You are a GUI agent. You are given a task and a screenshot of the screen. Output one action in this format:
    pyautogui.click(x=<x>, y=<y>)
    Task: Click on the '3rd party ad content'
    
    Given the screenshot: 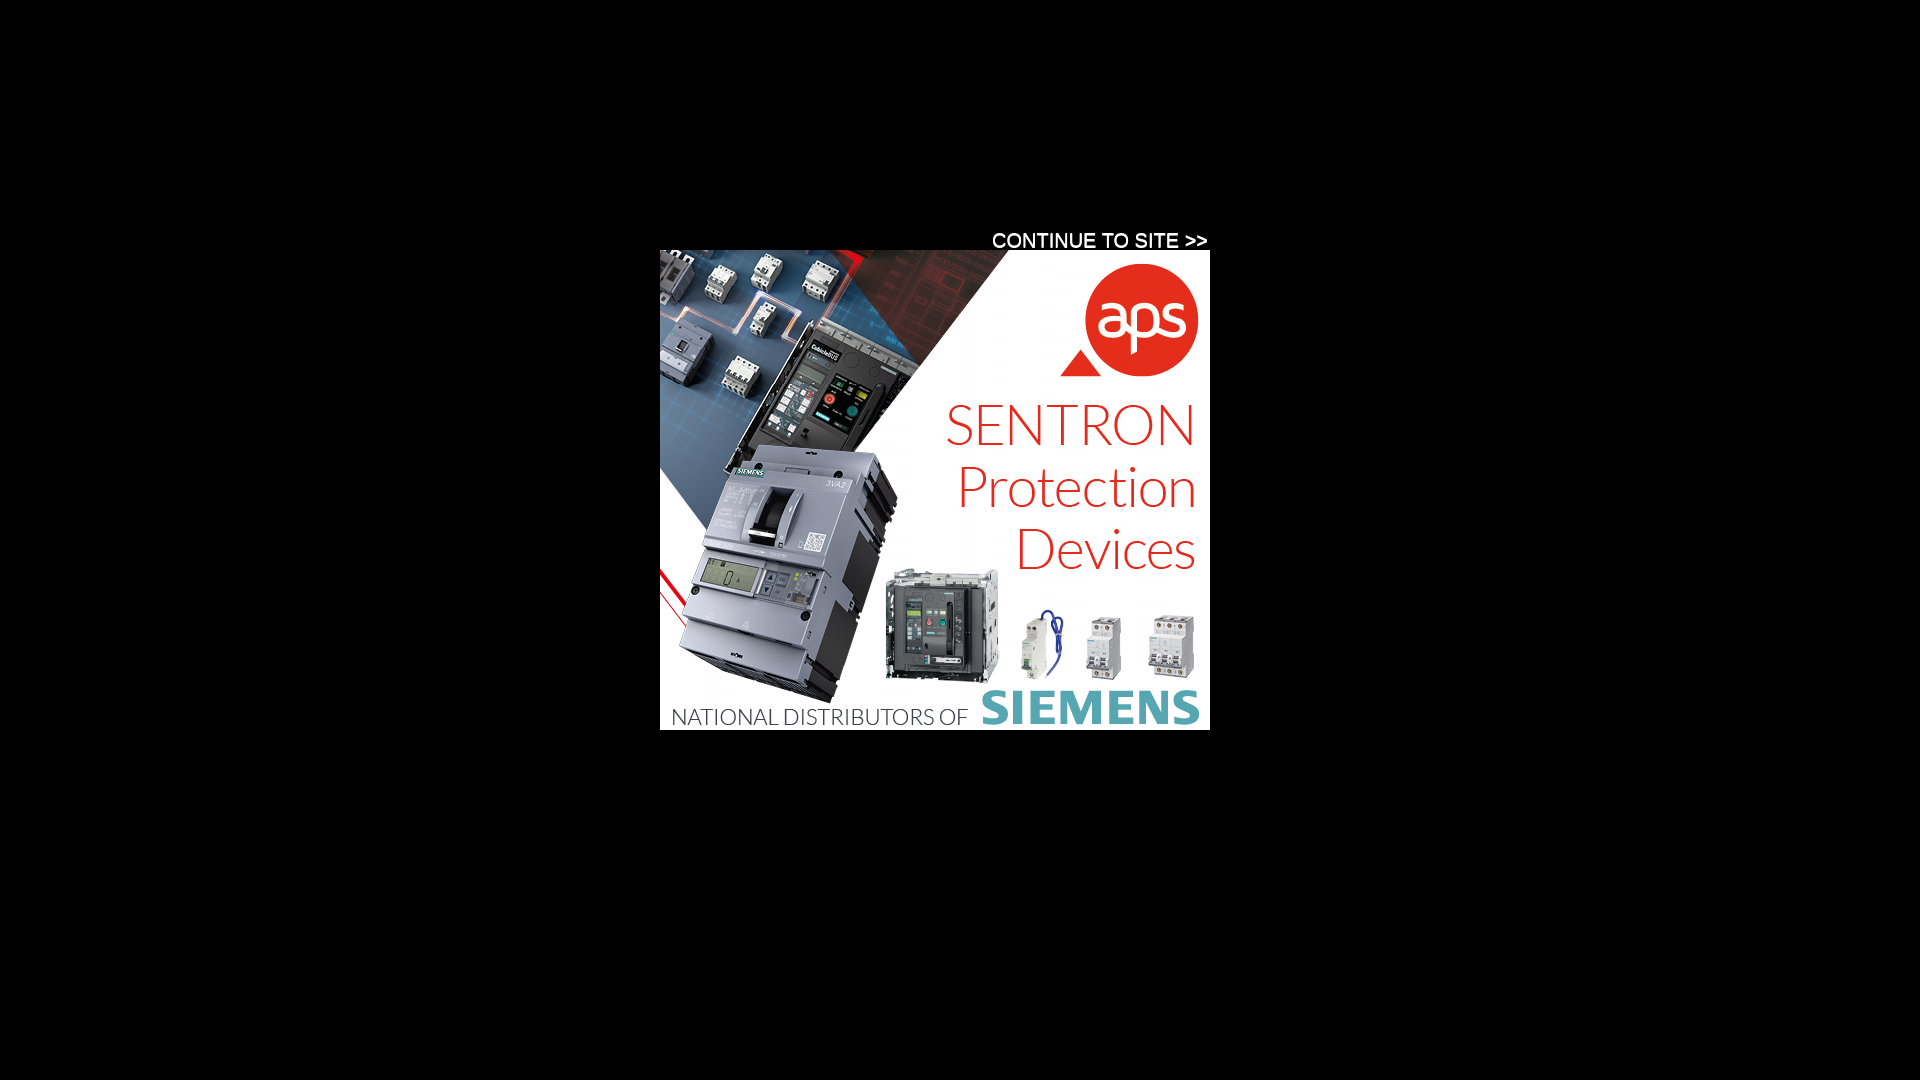 What is the action you would take?
    pyautogui.click(x=934, y=489)
    